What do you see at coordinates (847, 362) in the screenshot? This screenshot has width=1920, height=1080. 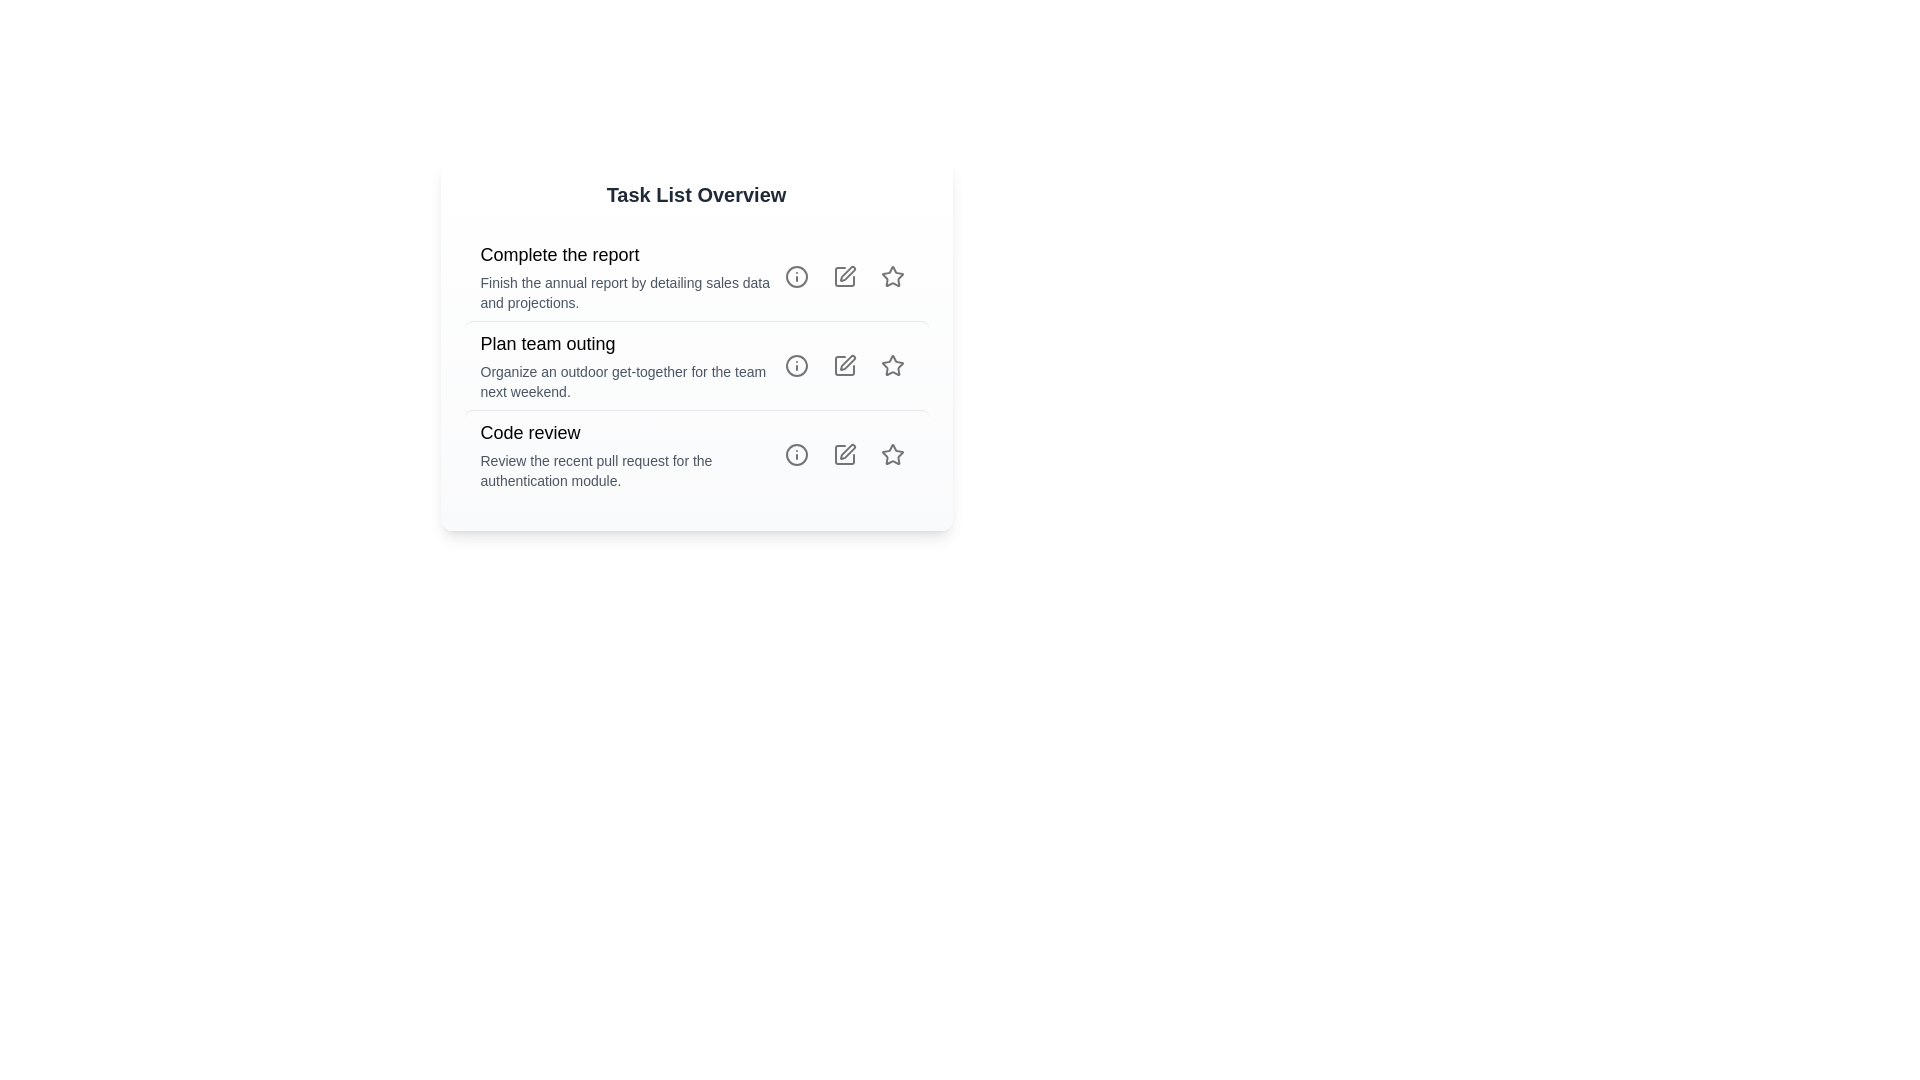 I see `the pencil icon located on the right side of the task 'Plan team outing'` at bounding box center [847, 362].